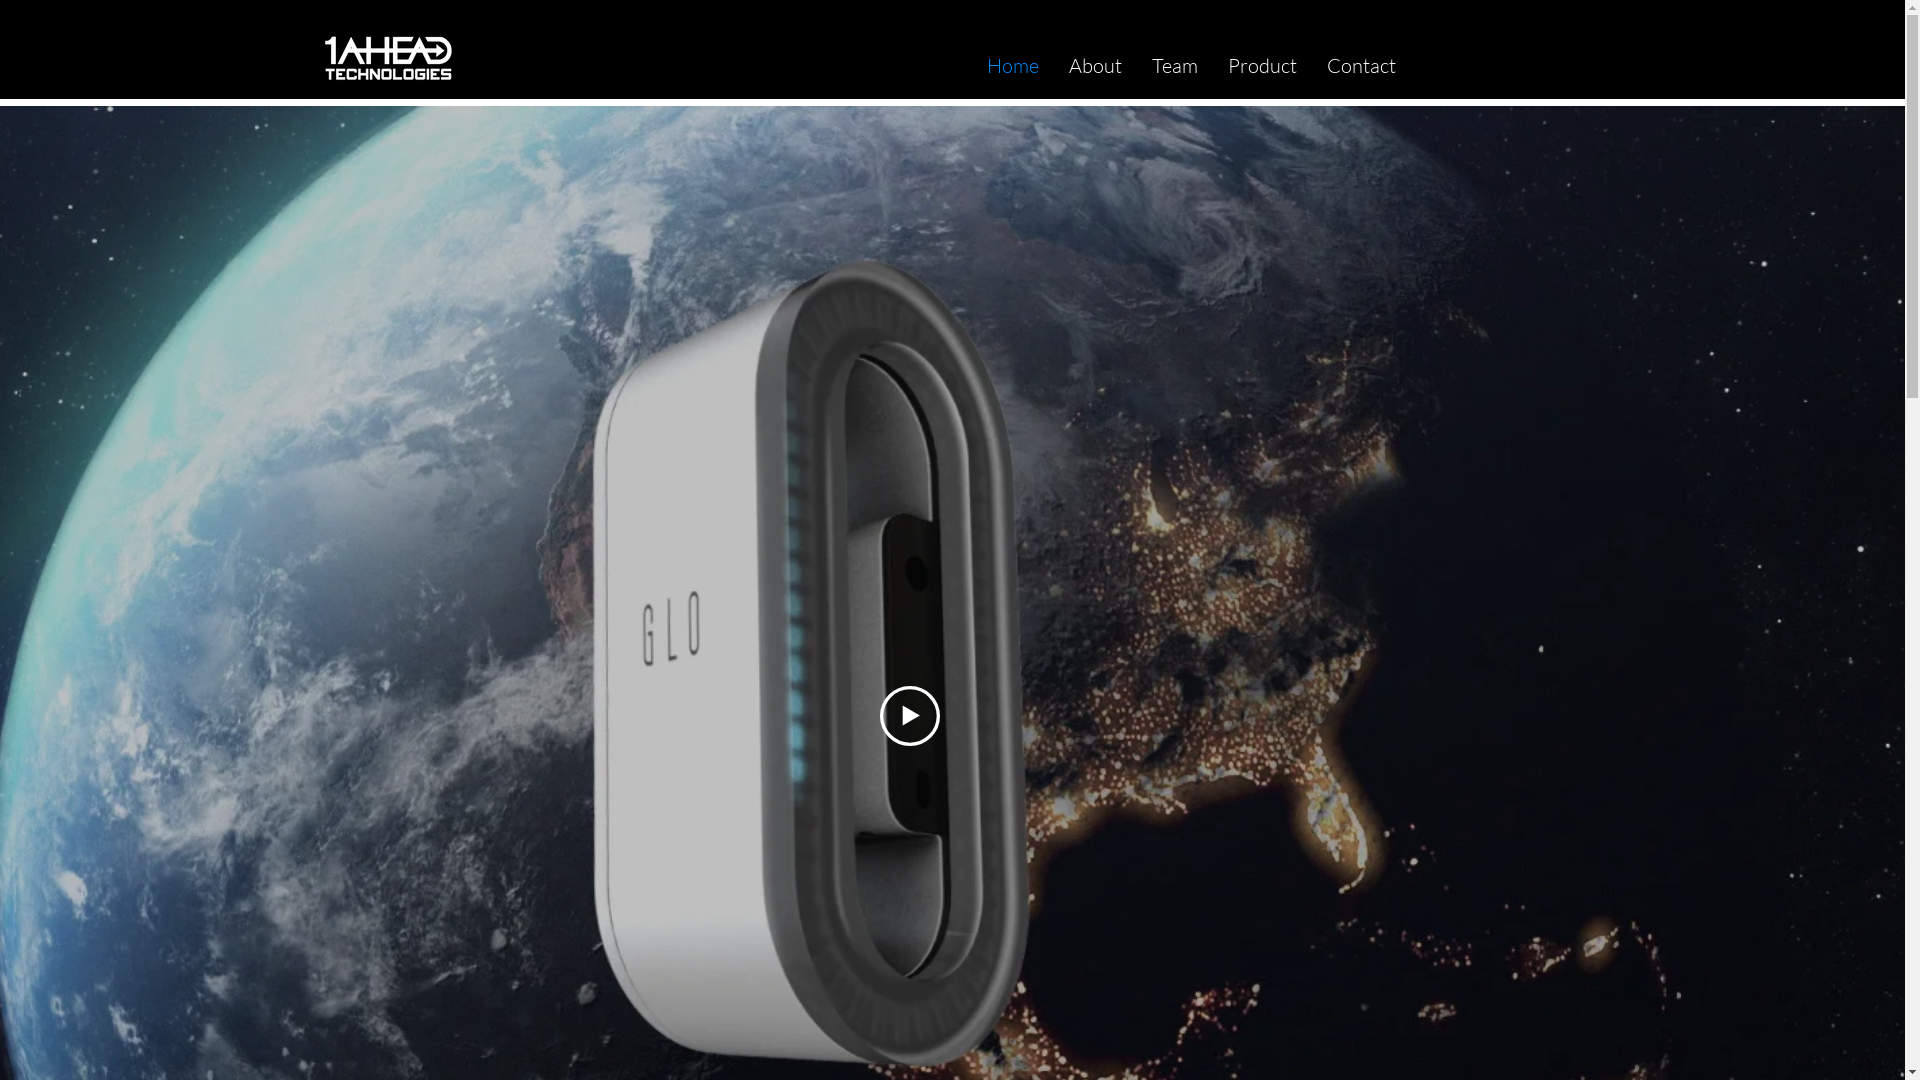  I want to click on 'About', so click(1094, 64).